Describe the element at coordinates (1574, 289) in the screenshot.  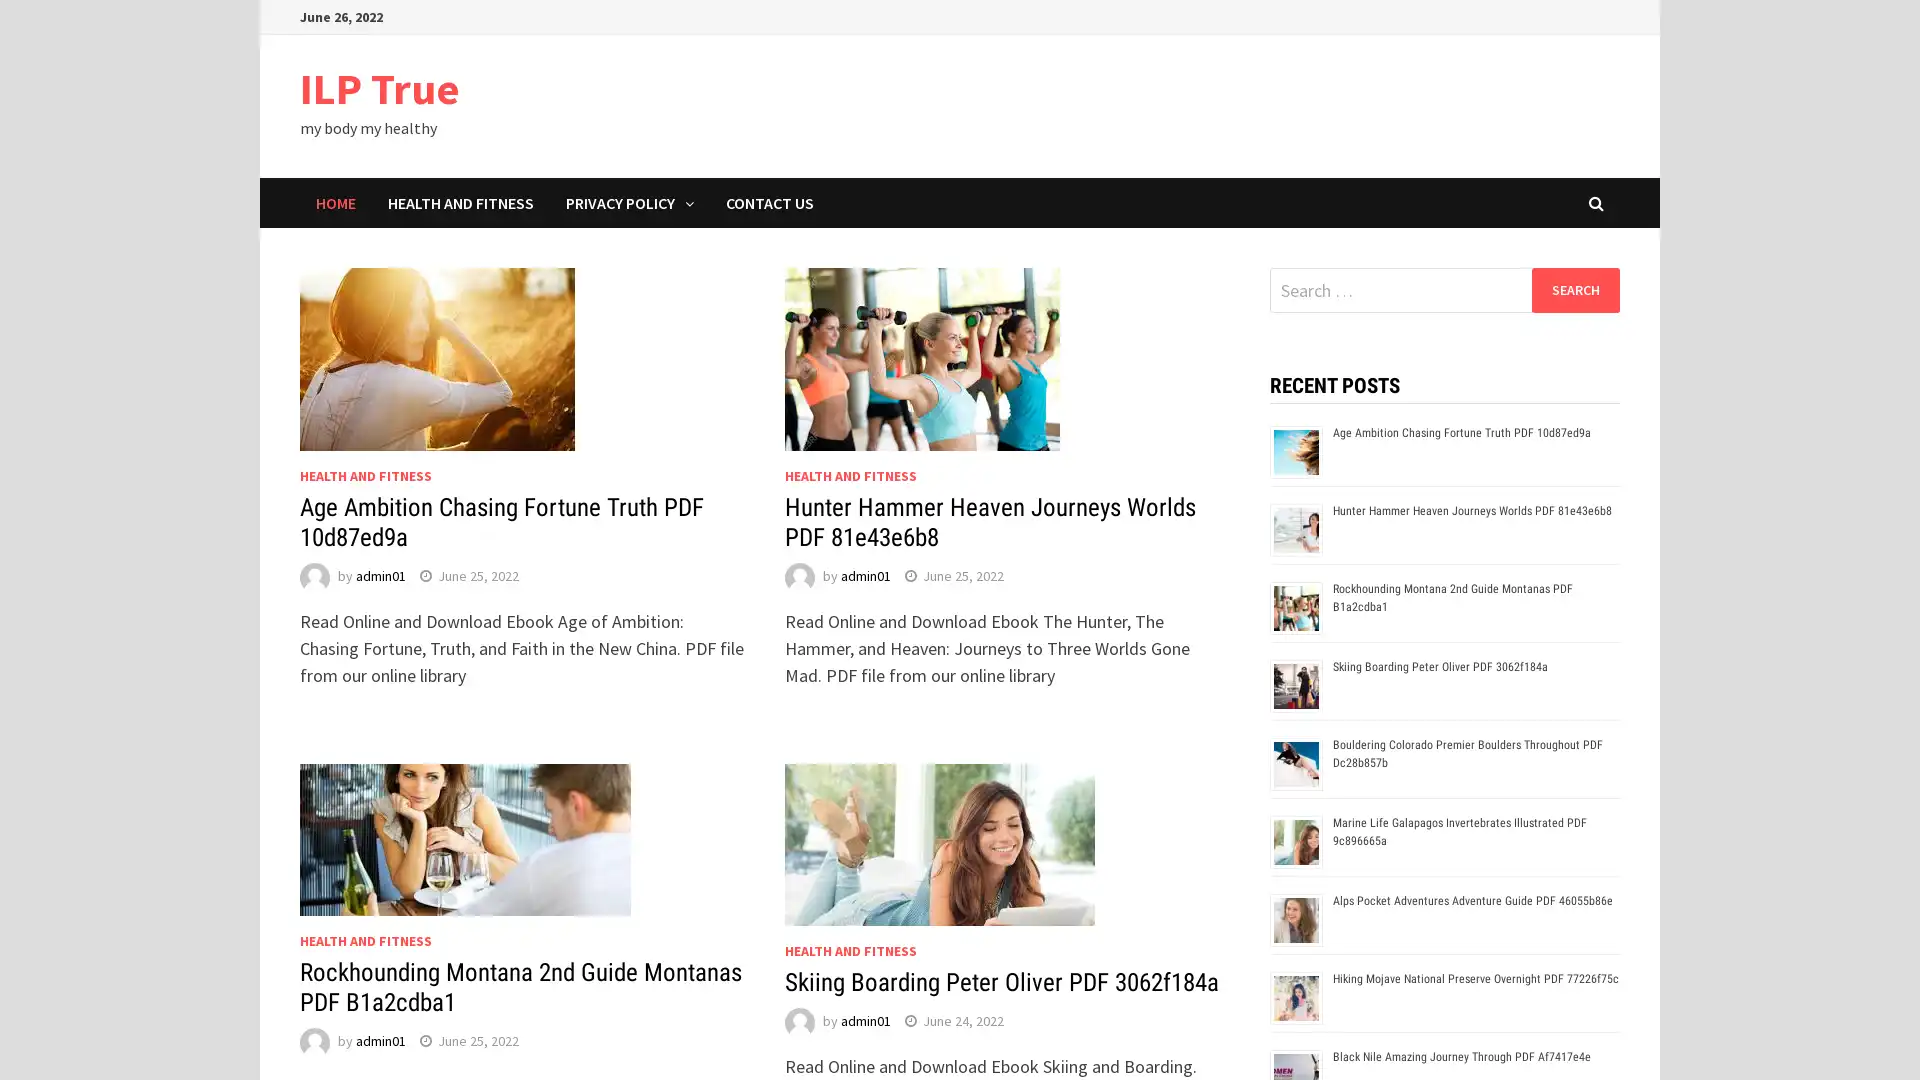
I see `Search` at that location.